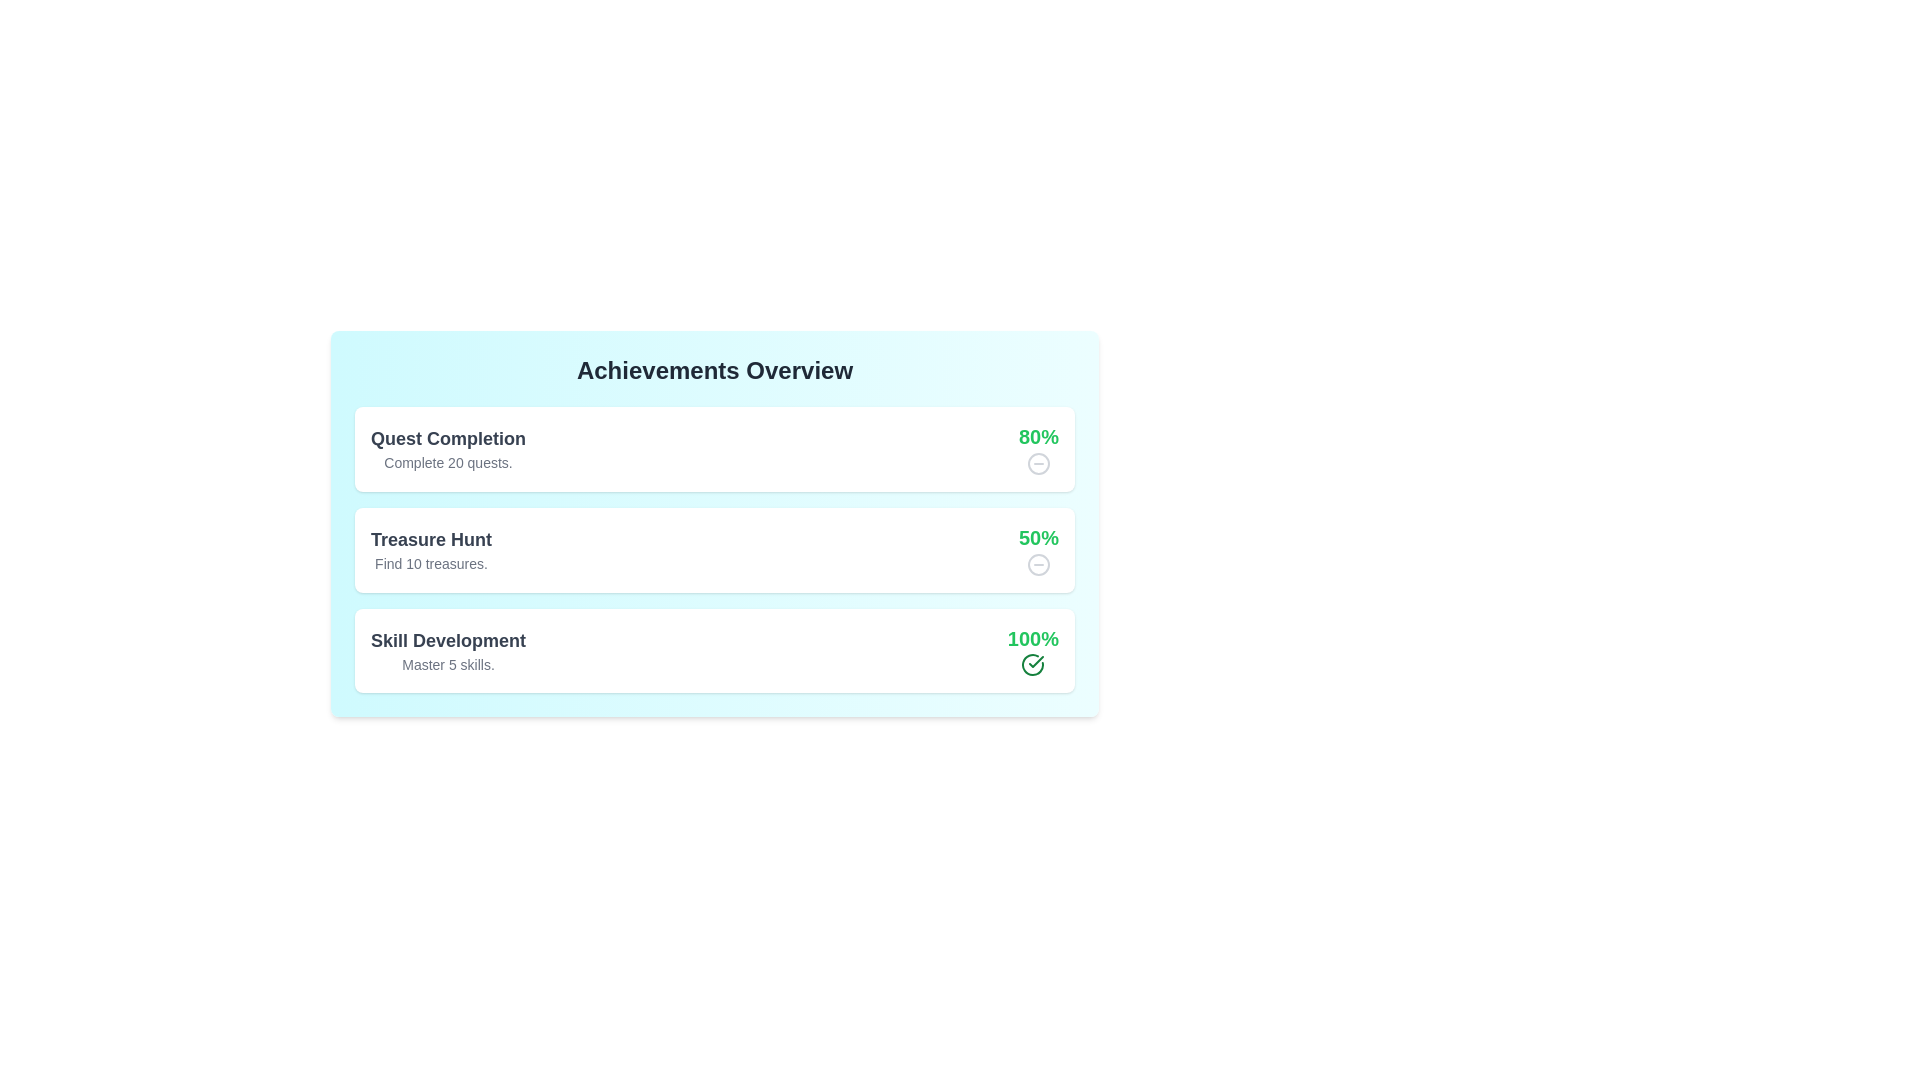 This screenshot has height=1080, width=1920. I want to click on the text label reading 'Complete 20 quests.' located under the 'Quest Completion' section, so click(447, 463).